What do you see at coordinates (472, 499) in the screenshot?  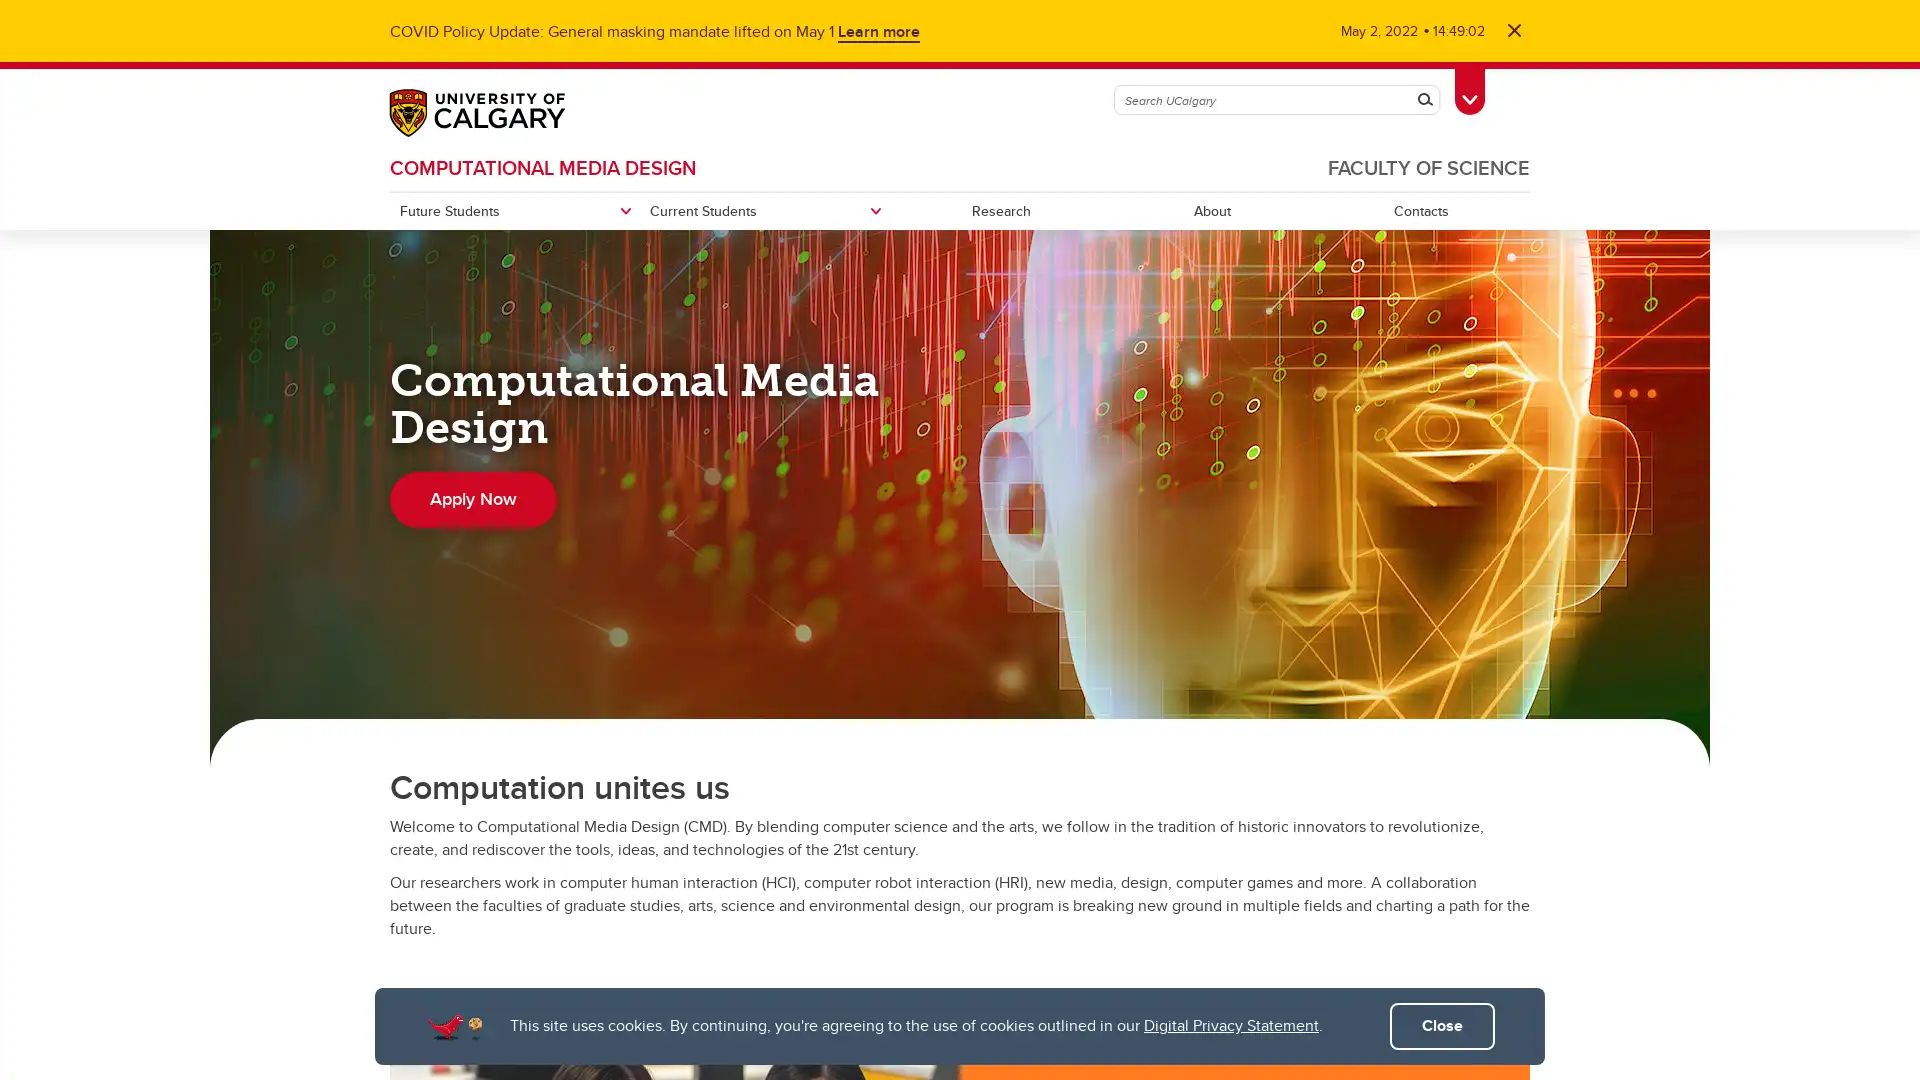 I see `Apply Now` at bounding box center [472, 499].